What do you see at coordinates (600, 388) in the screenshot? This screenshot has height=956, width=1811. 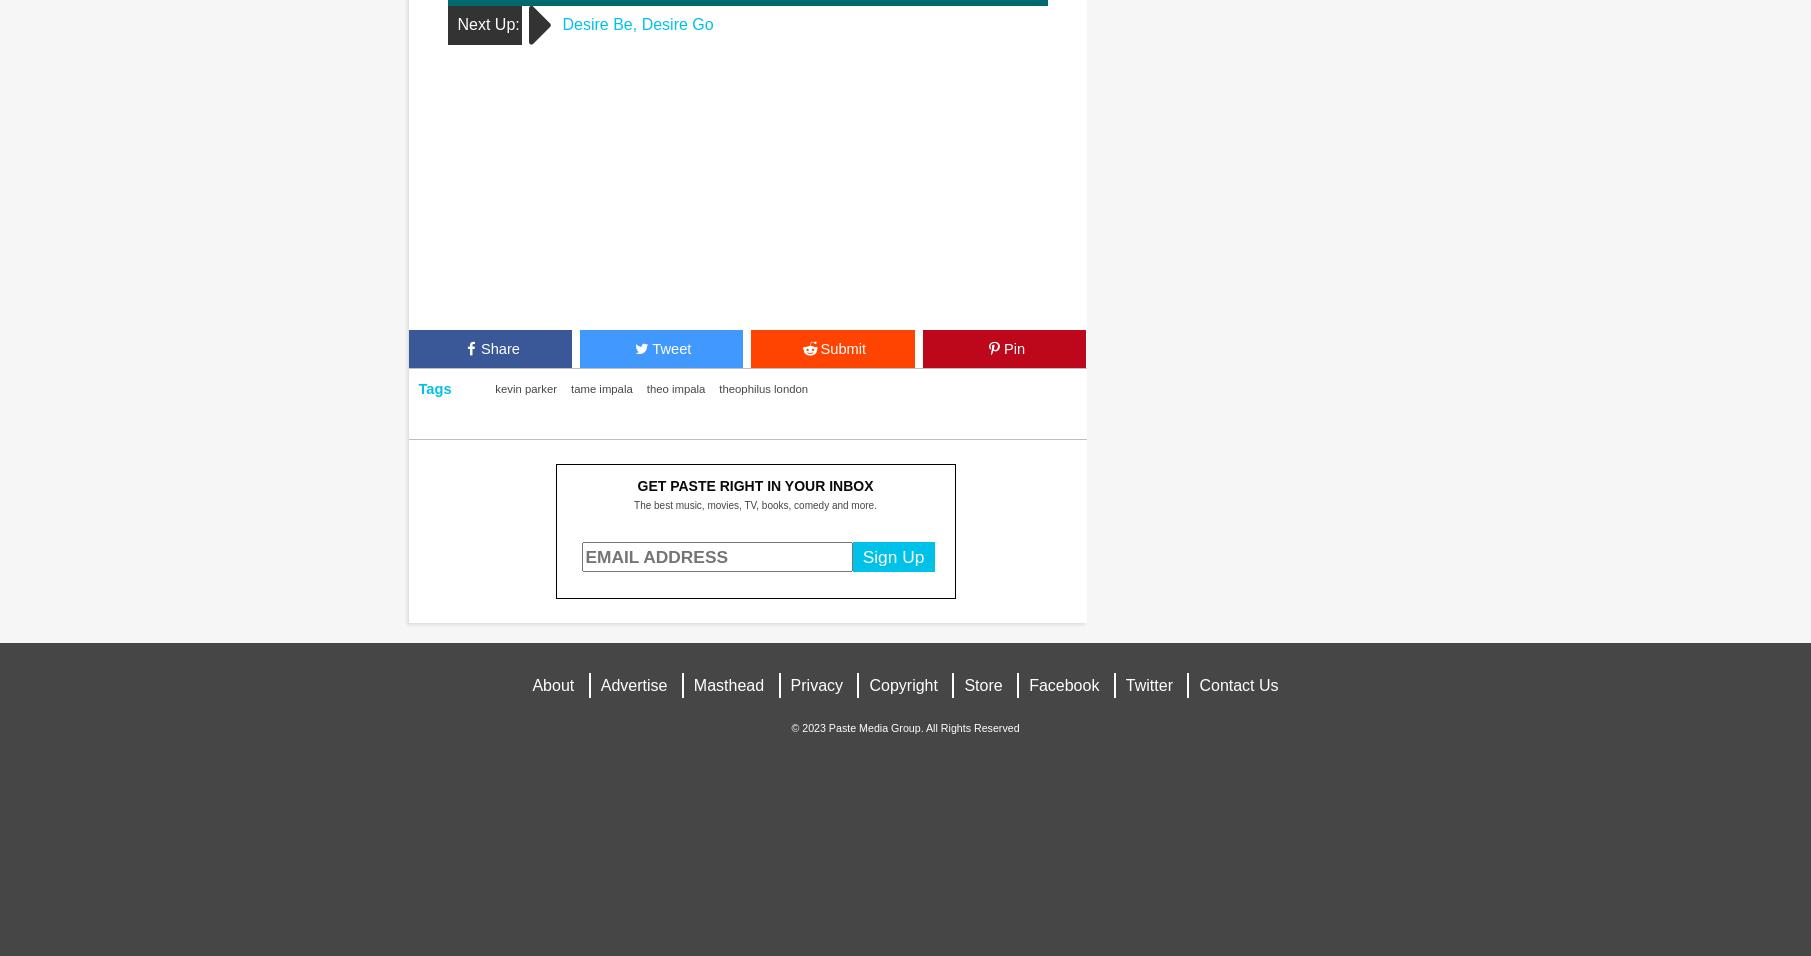 I see `'tame impala'` at bounding box center [600, 388].